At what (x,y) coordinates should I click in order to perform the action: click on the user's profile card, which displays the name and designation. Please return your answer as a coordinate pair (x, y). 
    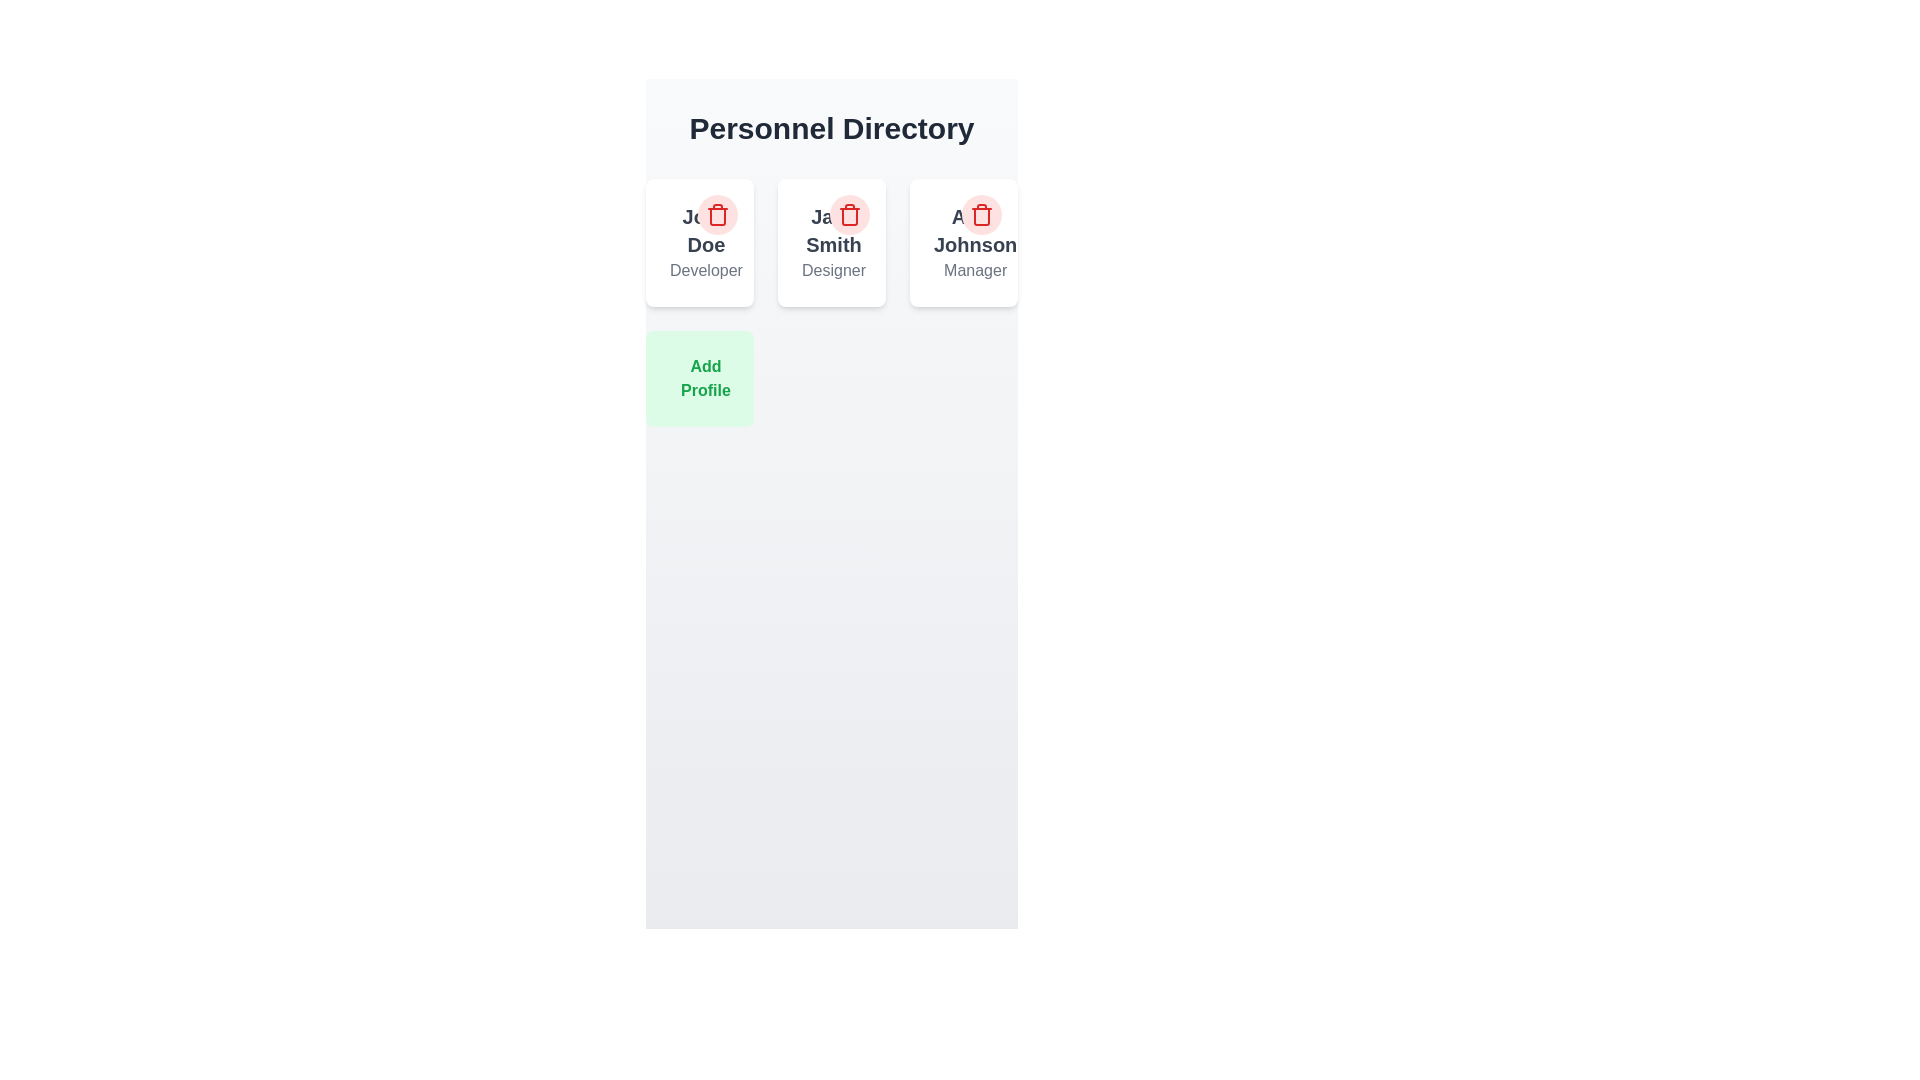
    Looking at the image, I should click on (700, 242).